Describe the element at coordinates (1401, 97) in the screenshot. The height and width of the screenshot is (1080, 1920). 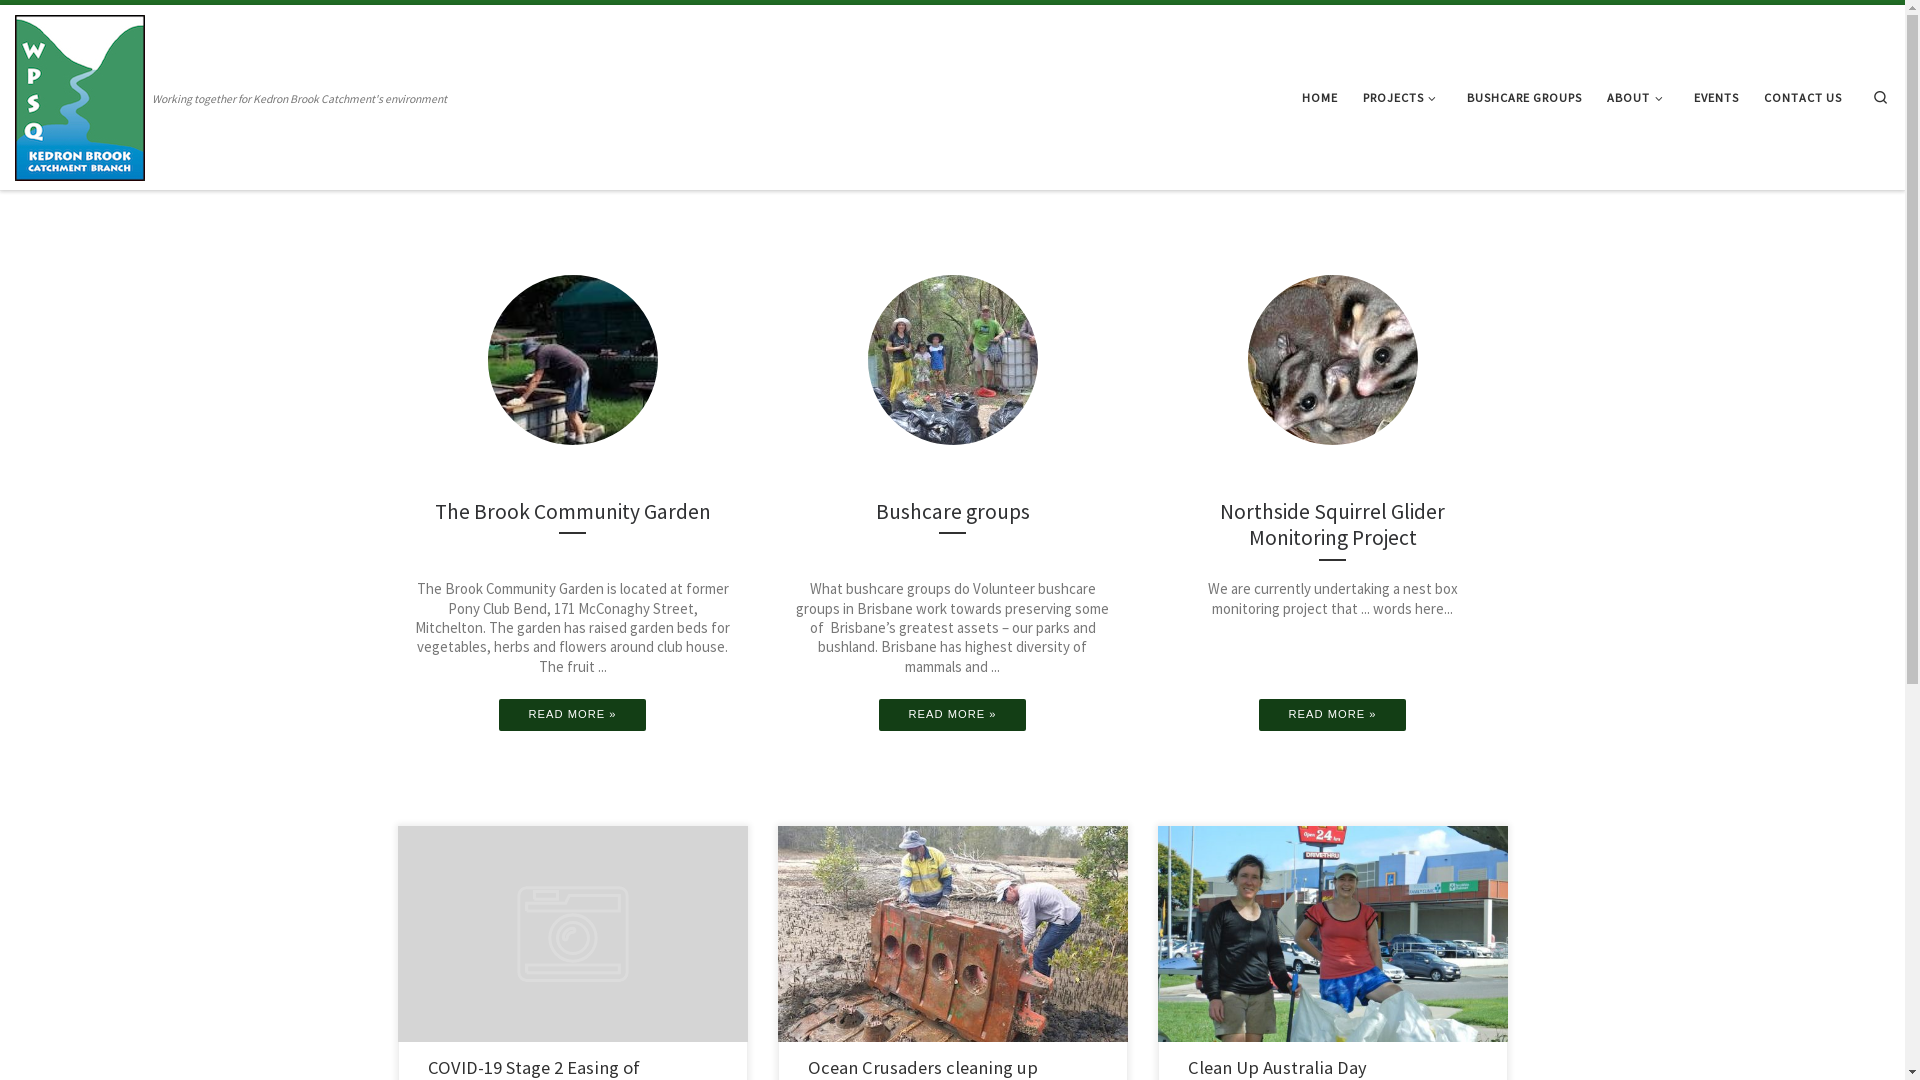
I see `'PROJECTS'` at that location.